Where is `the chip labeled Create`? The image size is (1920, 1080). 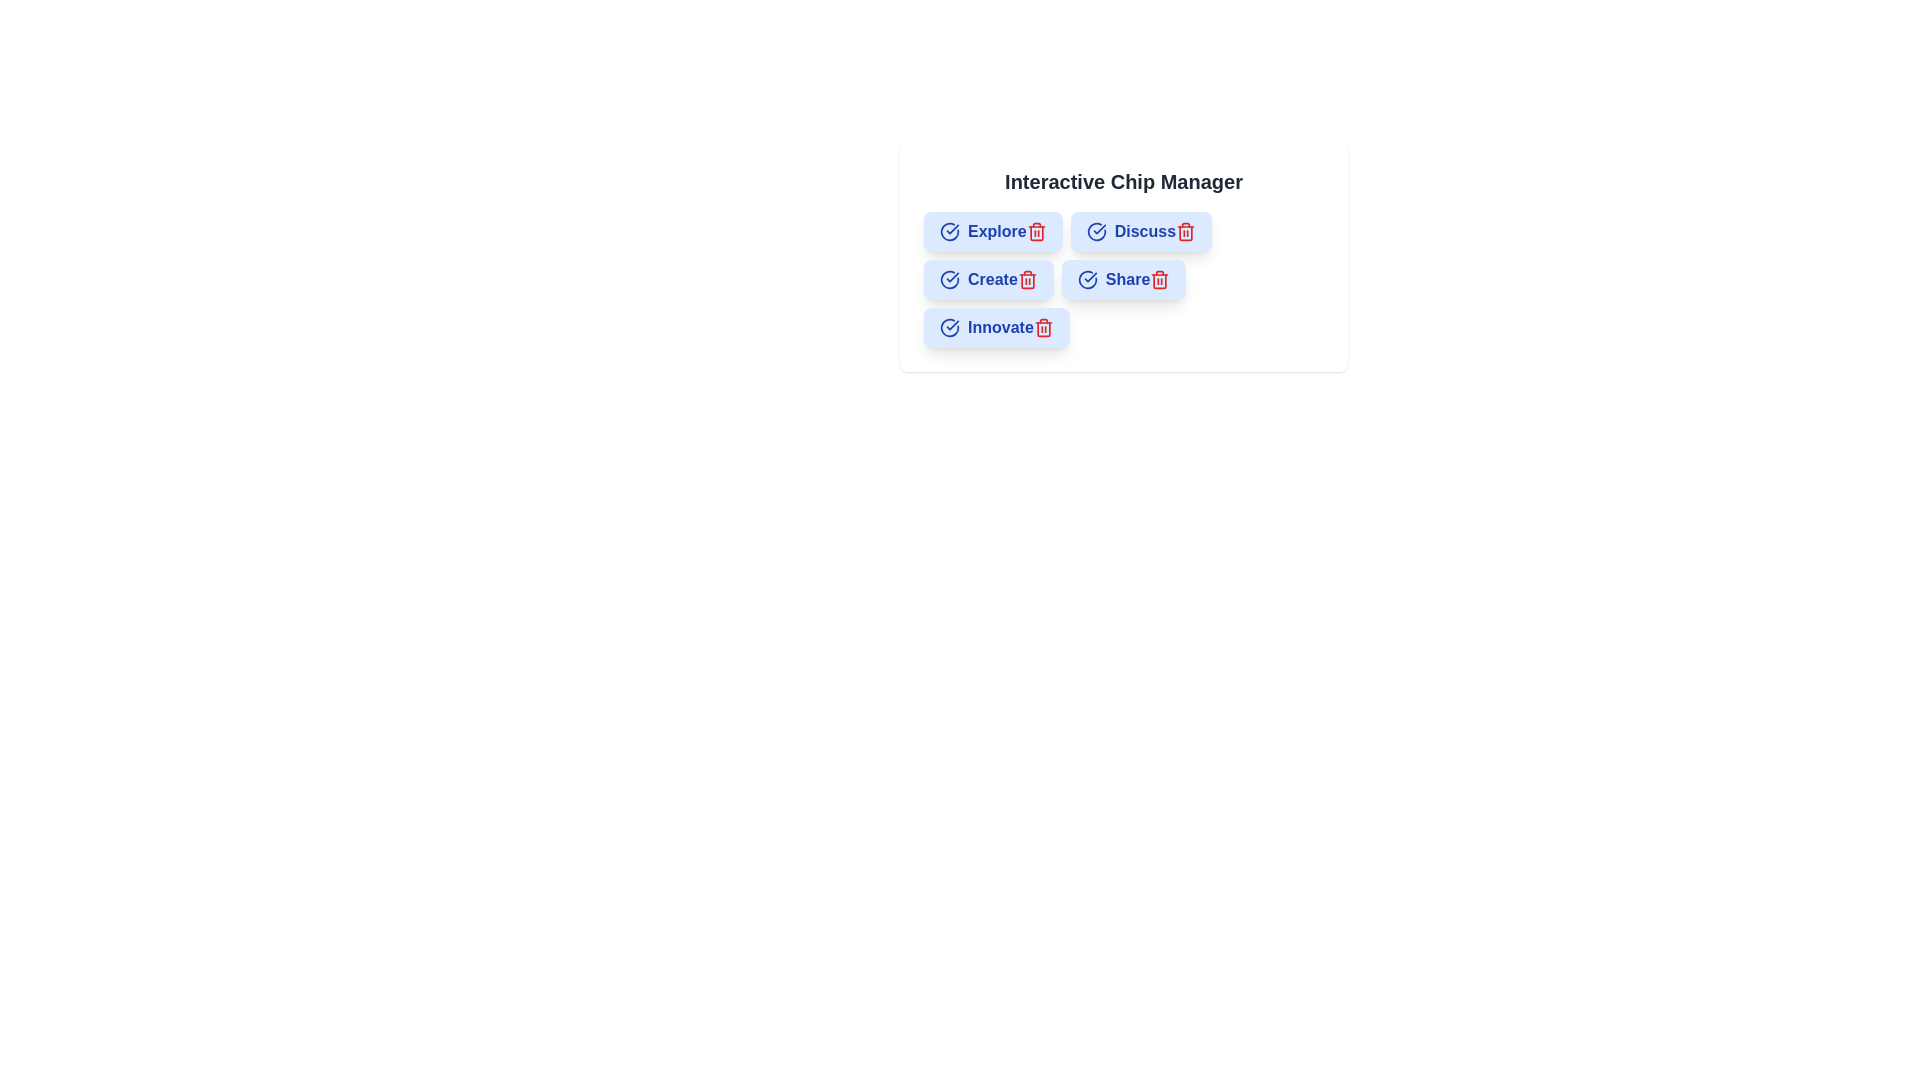
the chip labeled Create is located at coordinates (988, 280).